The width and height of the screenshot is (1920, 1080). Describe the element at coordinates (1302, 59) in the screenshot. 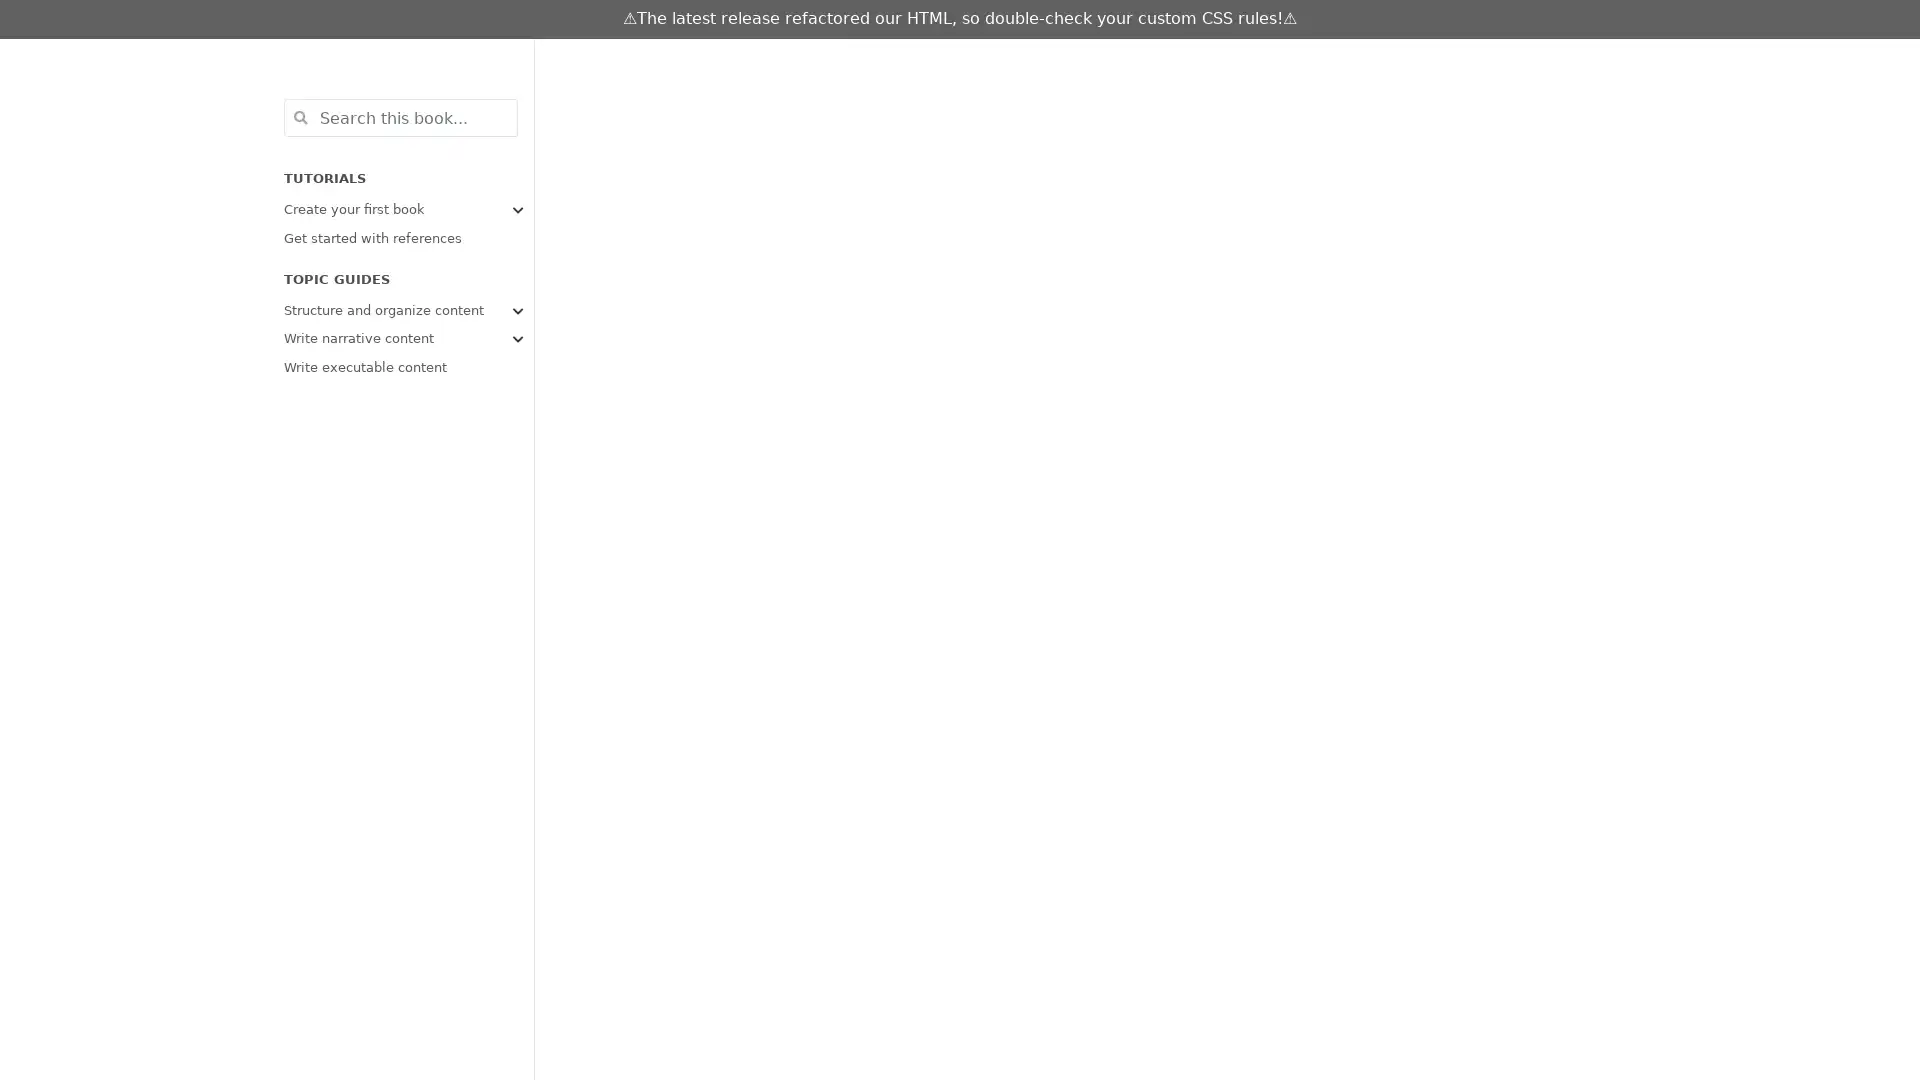

I see `Source repositories` at that location.